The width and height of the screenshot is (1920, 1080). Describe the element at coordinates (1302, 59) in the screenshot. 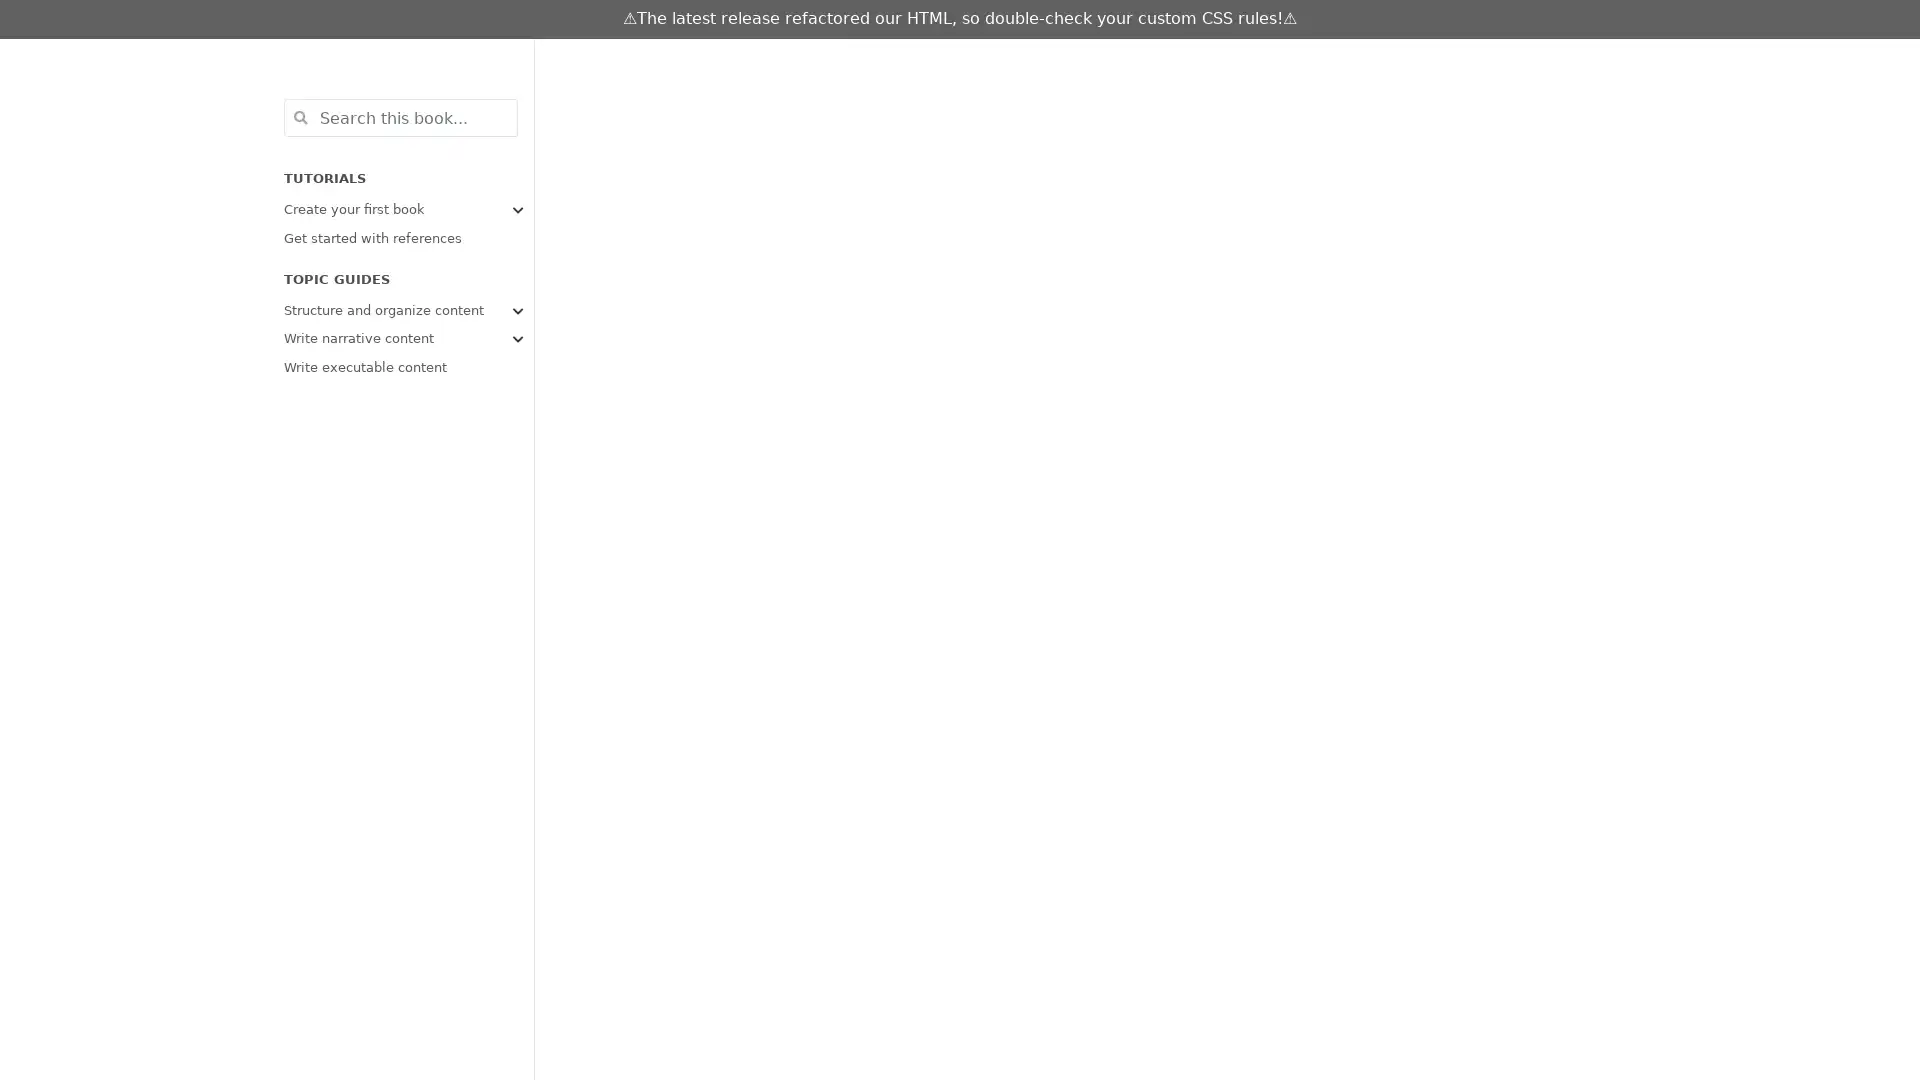

I see `Source repositories` at that location.